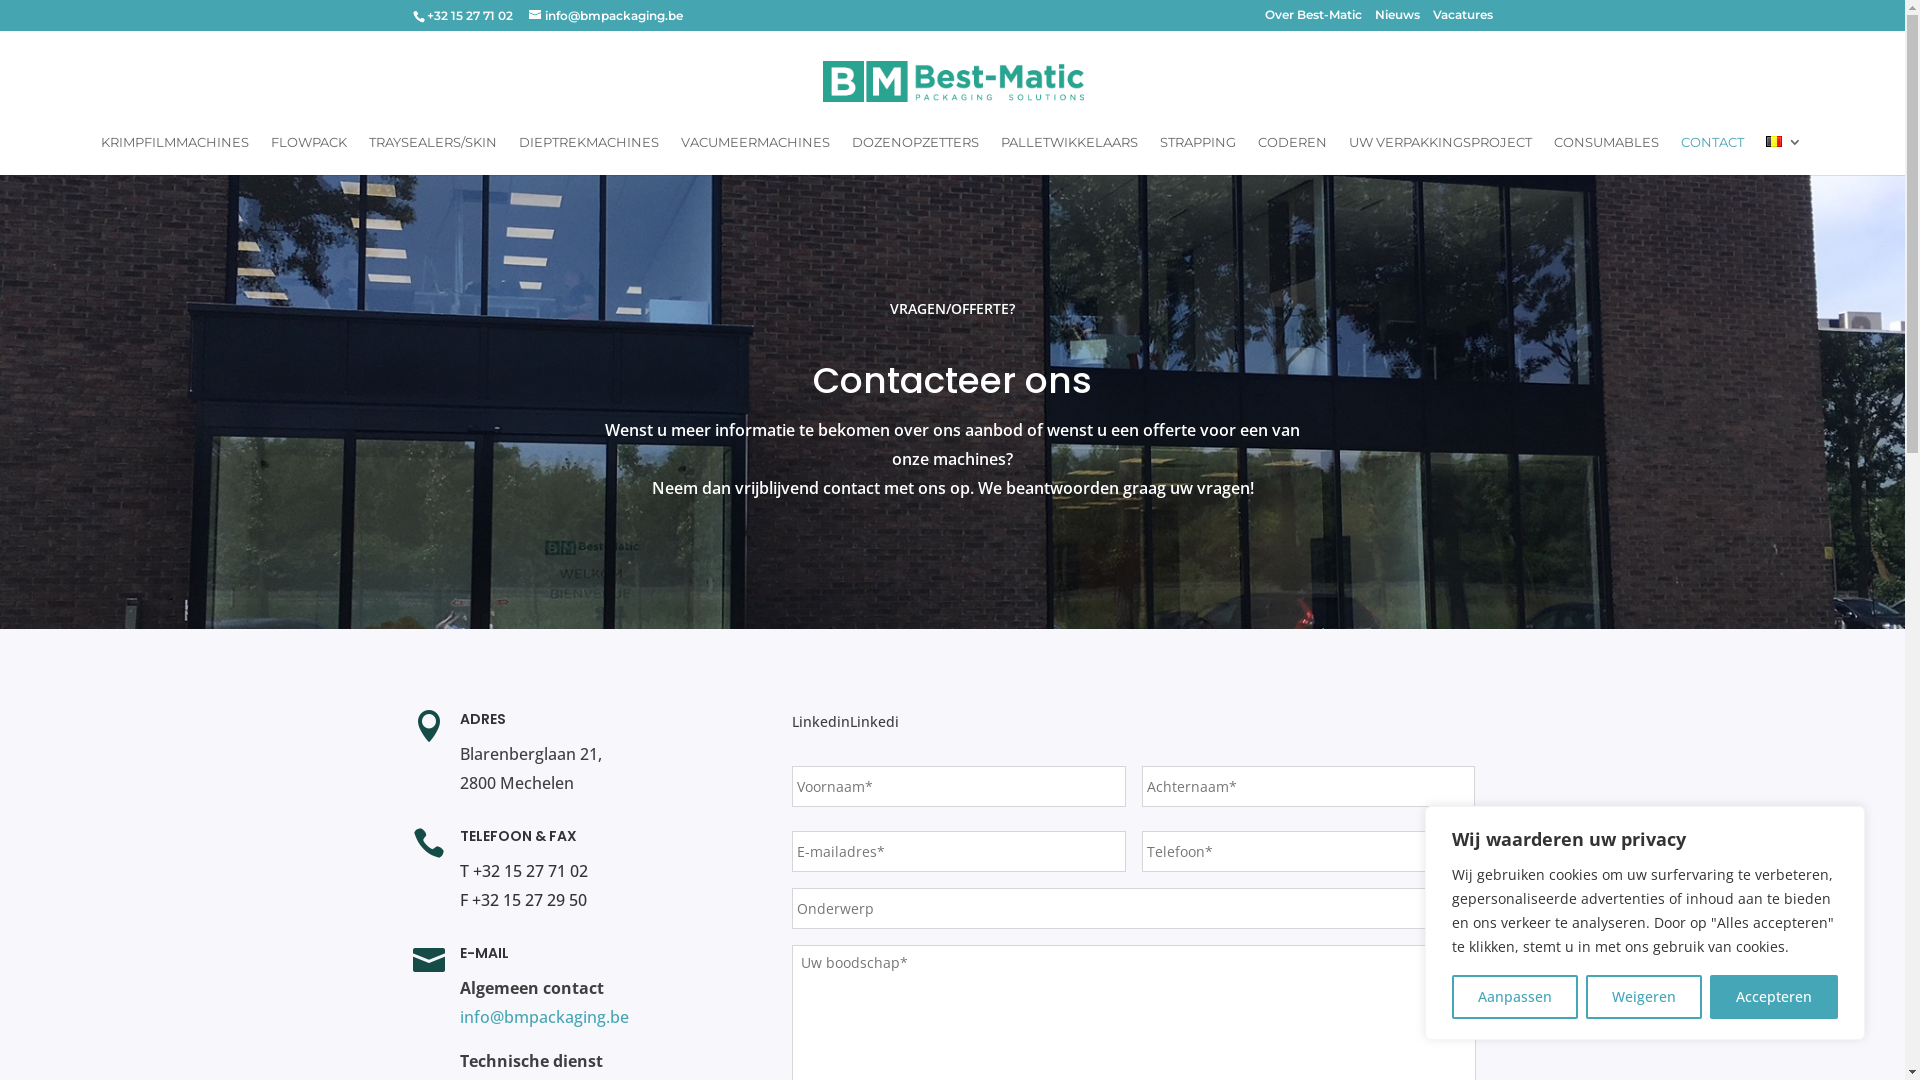 This screenshot has height=1080, width=1920. I want to click on 'Over Best-Matic', so click(1312, 19).